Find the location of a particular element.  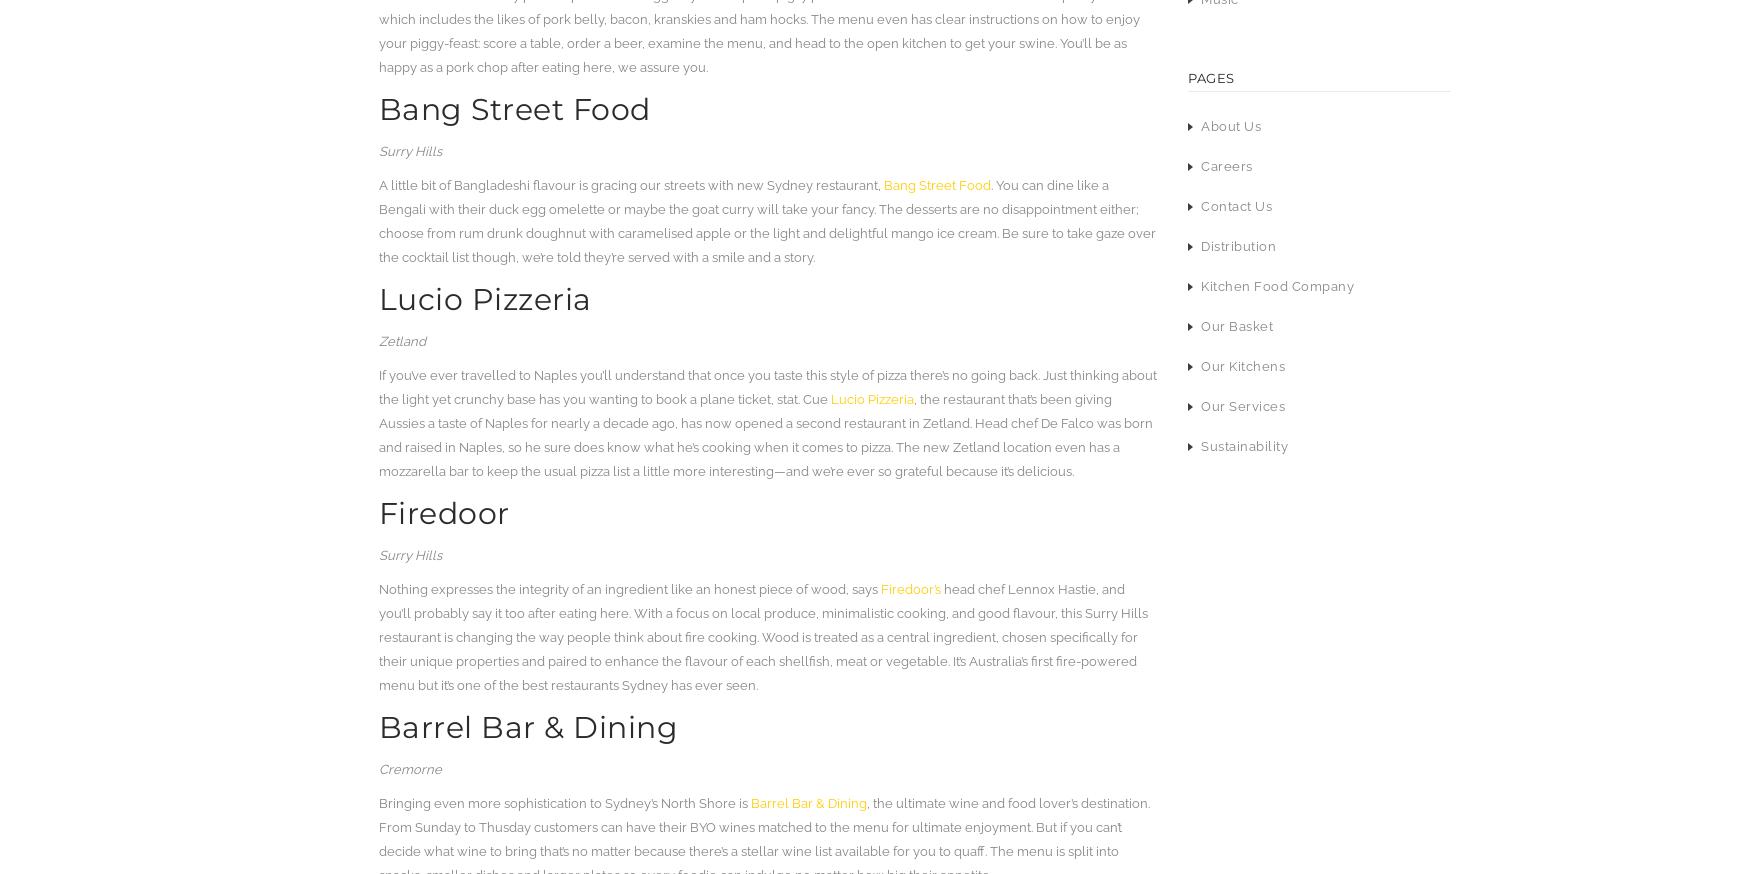

'Pages' is located at coordinates (1211, 77).